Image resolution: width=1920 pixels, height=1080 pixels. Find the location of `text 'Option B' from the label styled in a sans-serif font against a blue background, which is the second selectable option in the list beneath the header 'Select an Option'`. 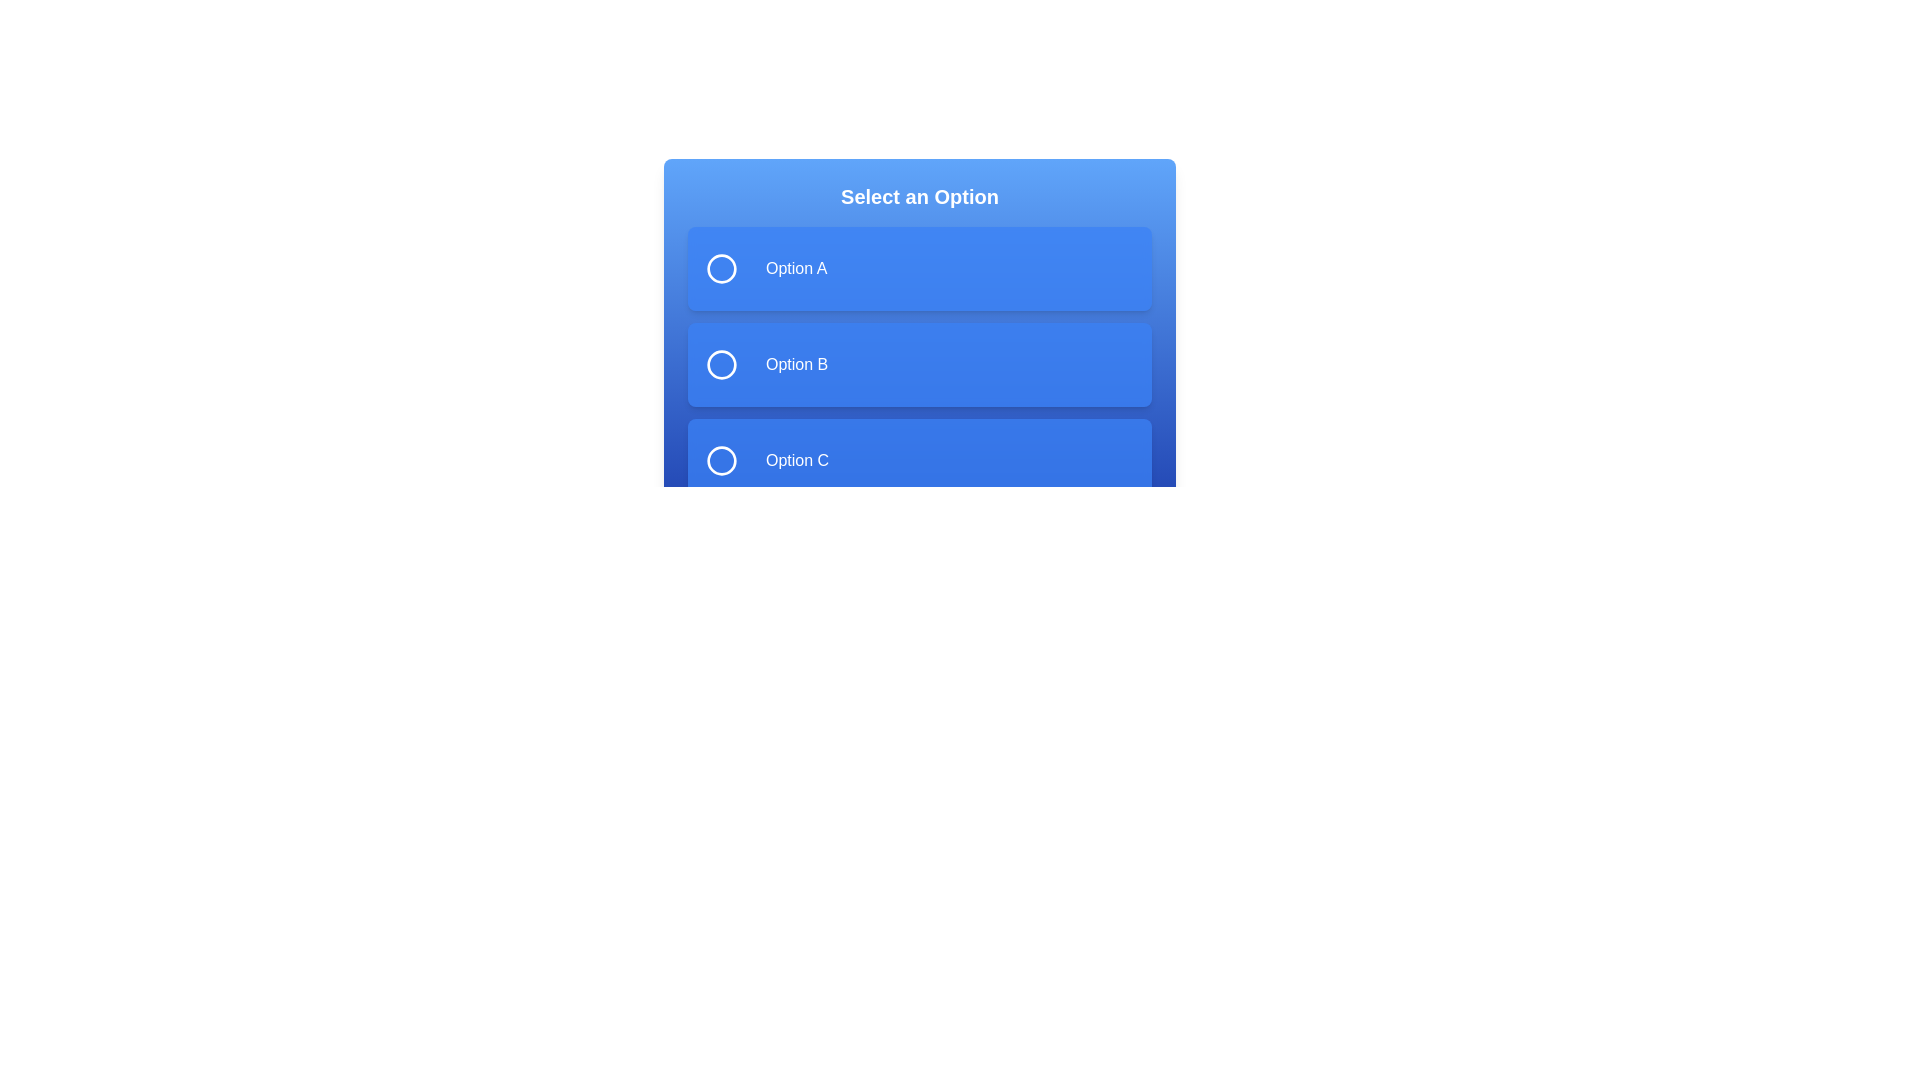

text 'Option B' from the label styled in a sans-serif font against a blue background, which is the second selectable option in the list beneath the header 'Select an Option' is located at coordinates (796, 365).